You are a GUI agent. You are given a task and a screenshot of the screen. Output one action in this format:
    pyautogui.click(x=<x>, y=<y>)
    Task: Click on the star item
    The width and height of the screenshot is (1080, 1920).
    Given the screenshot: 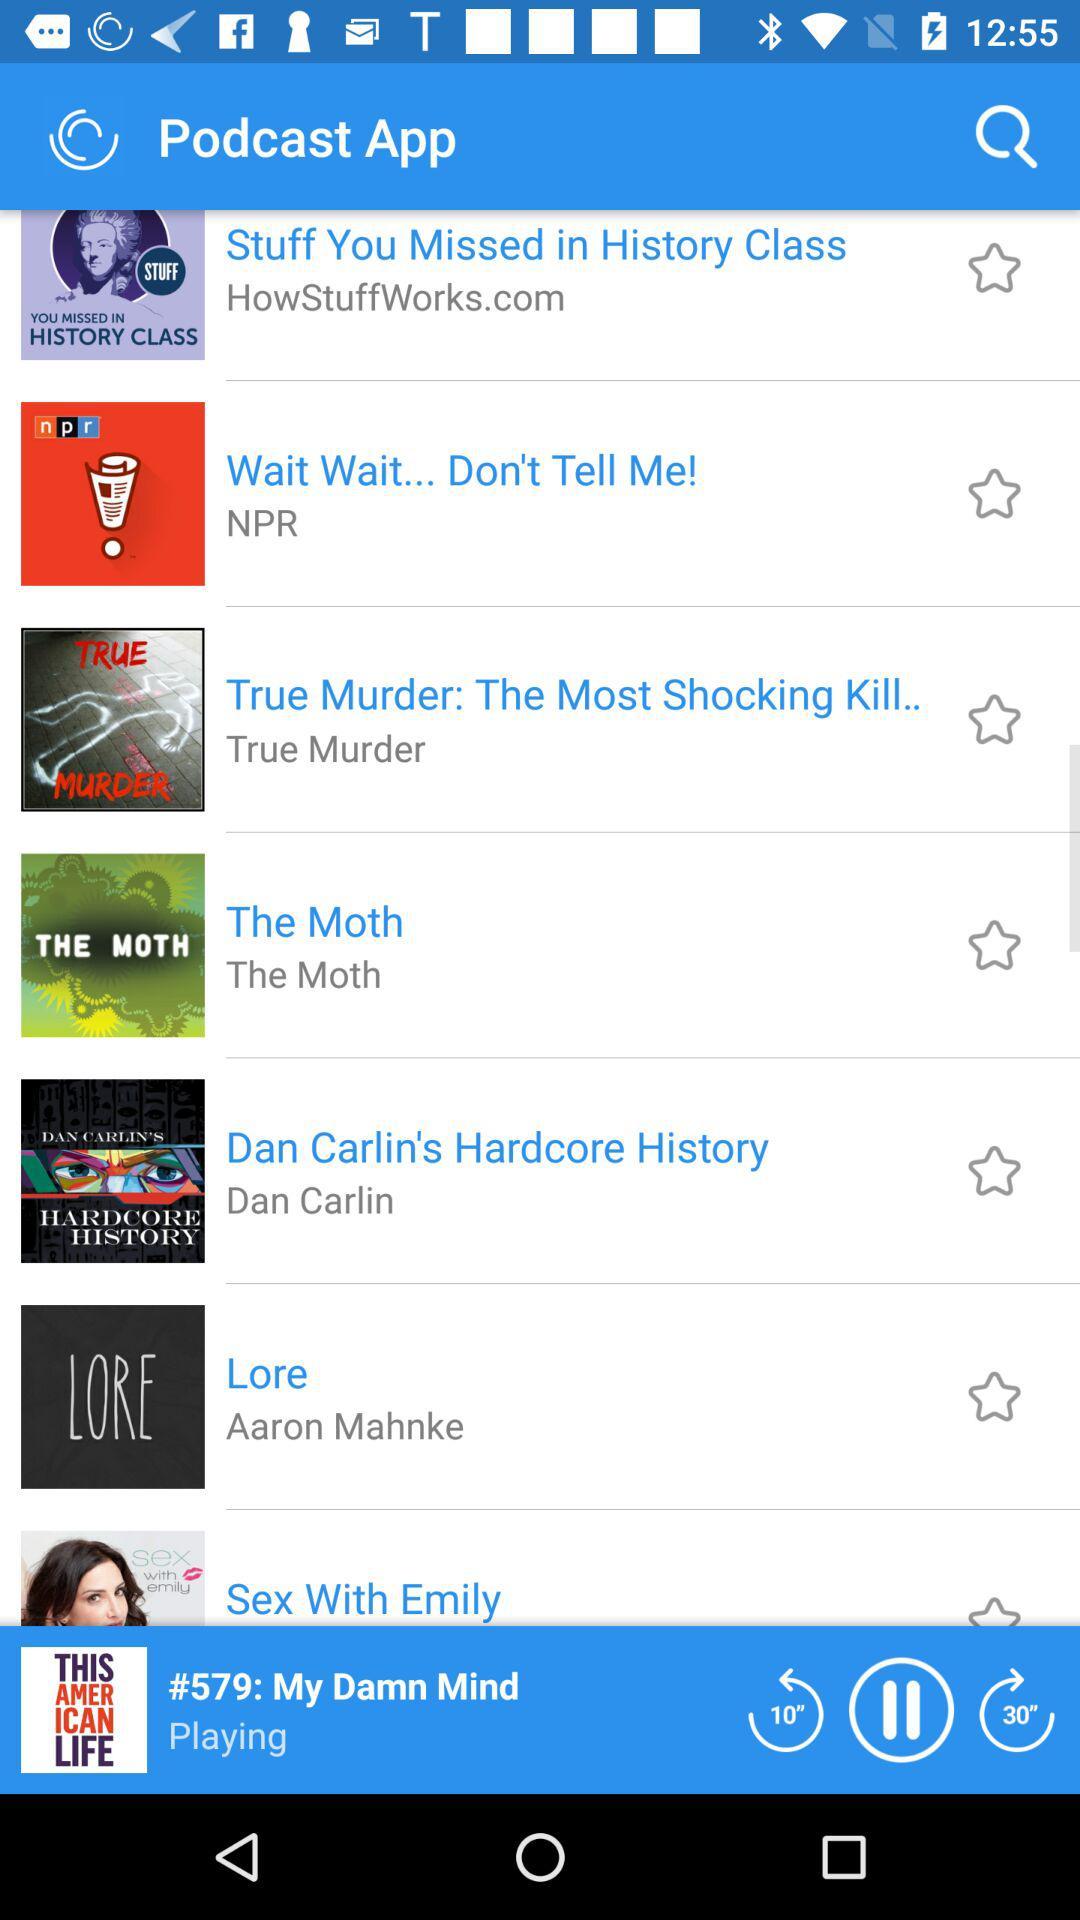 What is the action you would take?
    pyautogui.click(x=994, y=1395)
    